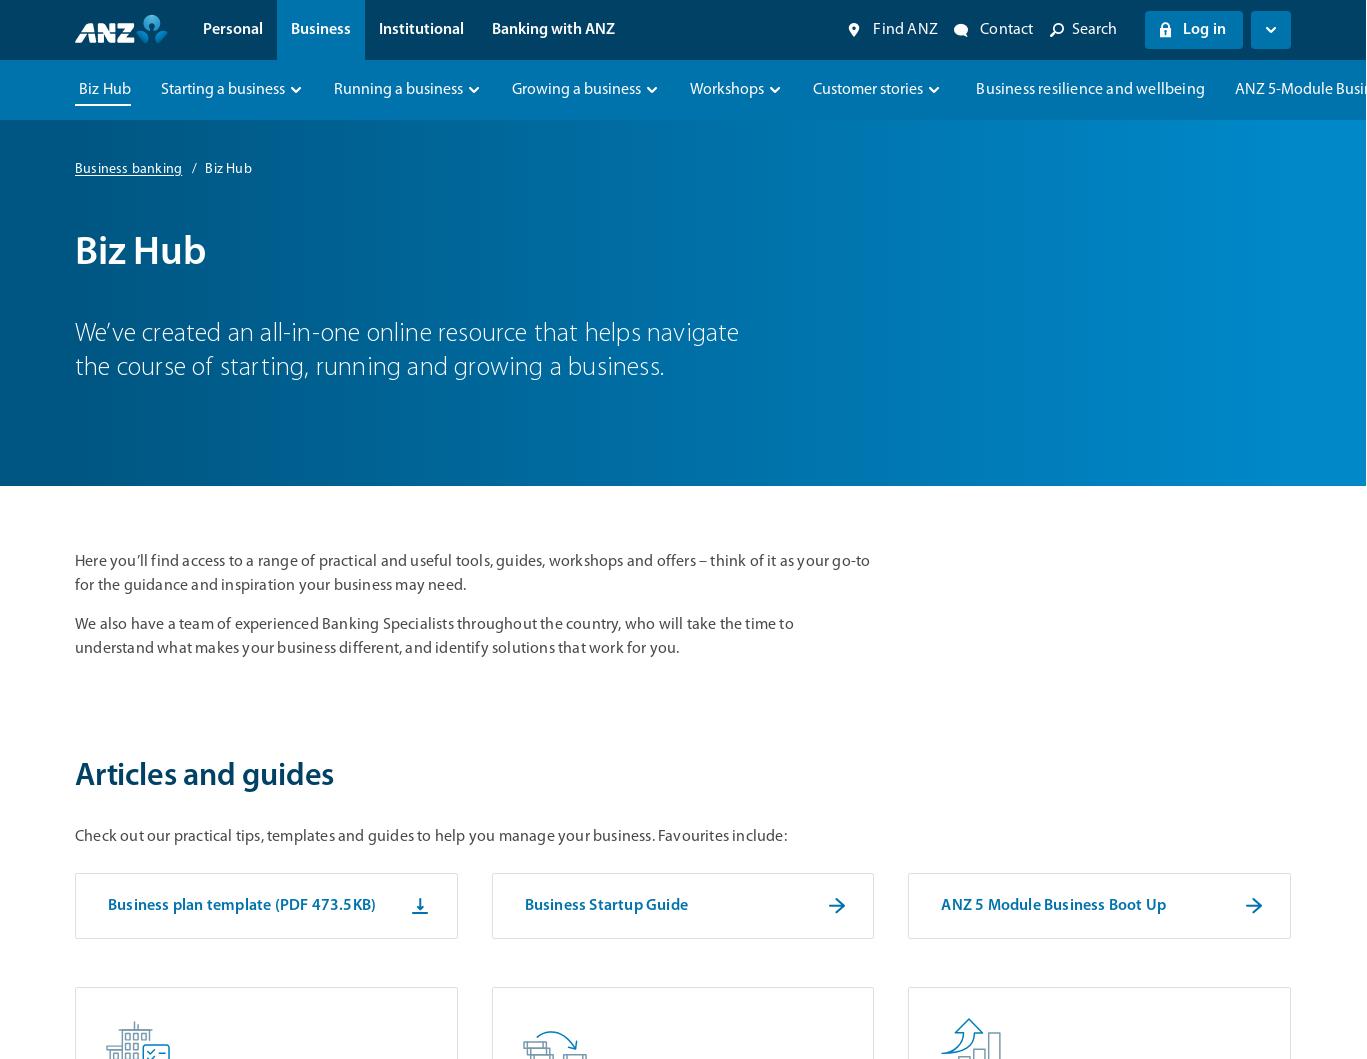 The height and width of the screenshot is (1059, 1367). Describe the element at coordinates (1022, 337) in the screenshot. I see `'Sustainability in business'` at that location.